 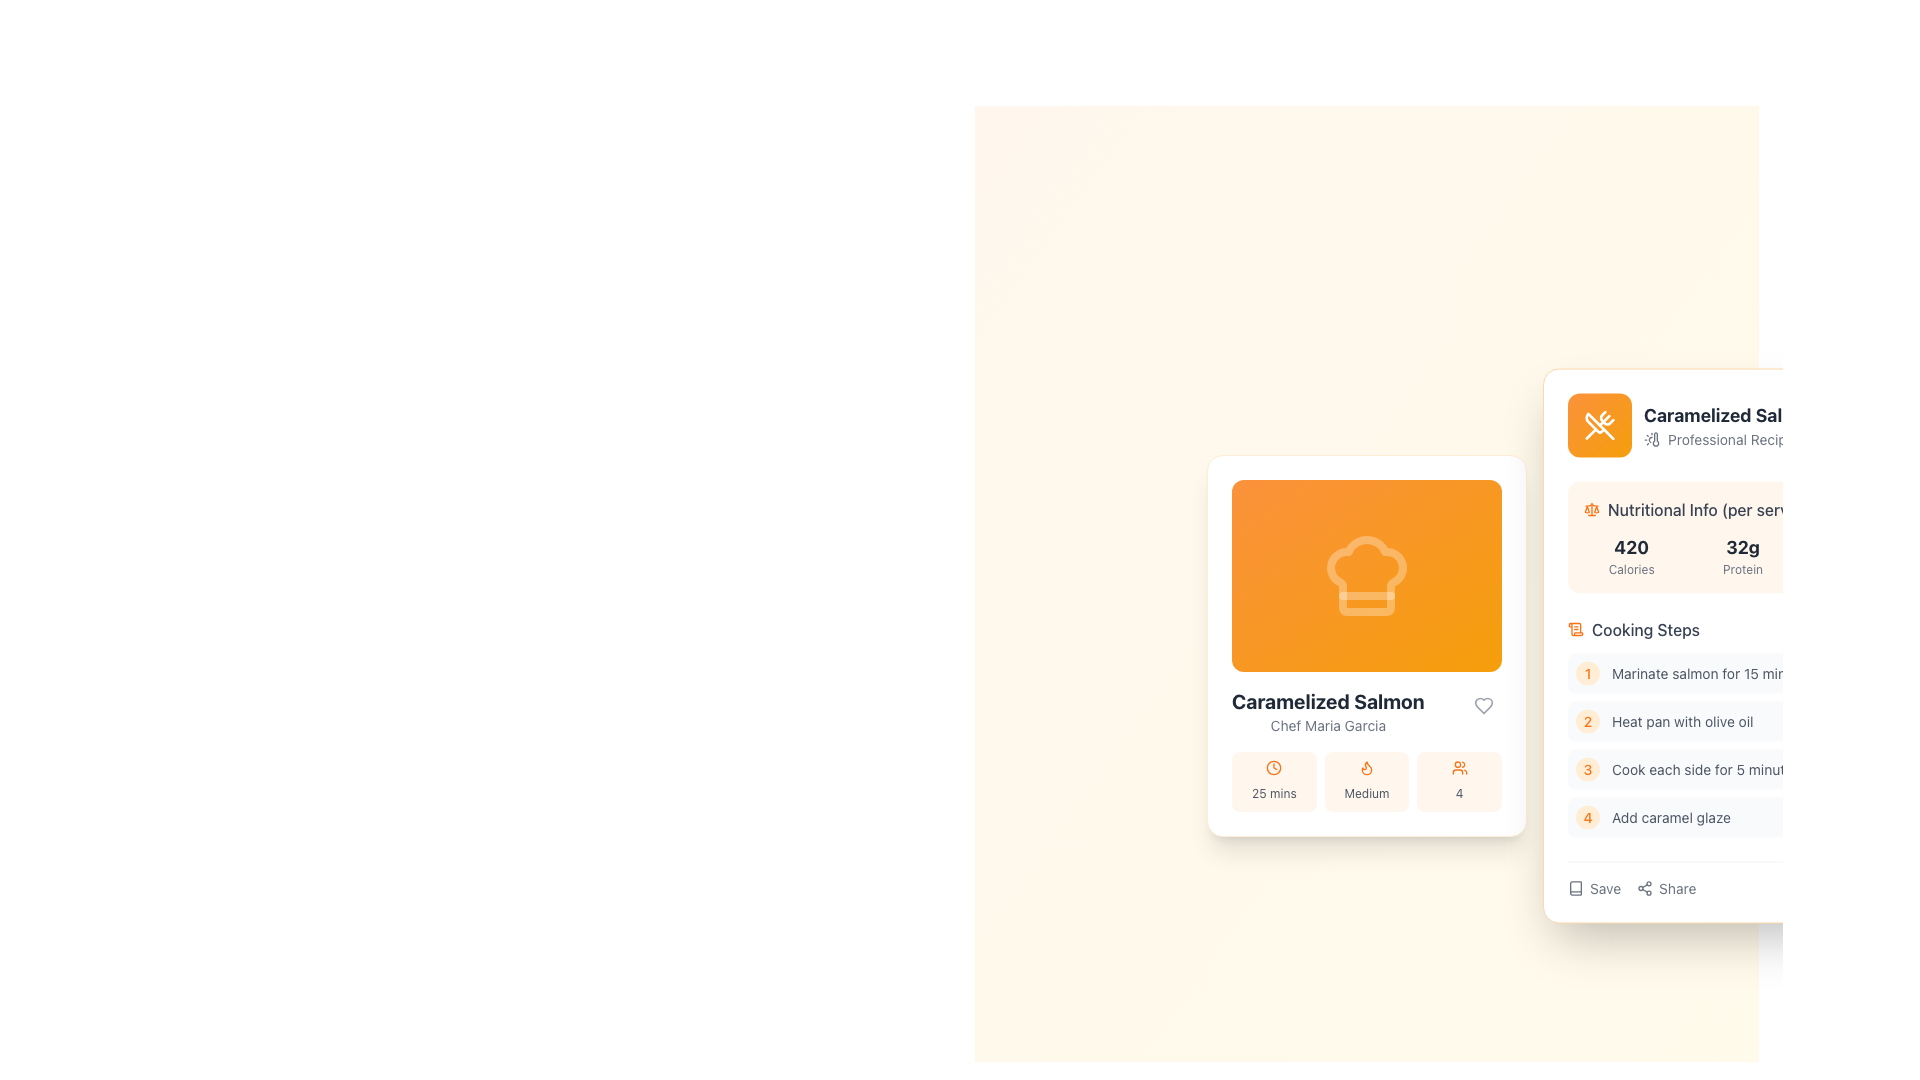 I want to click on the flame icon that signifies the cooking difficulty level, positioned above the 'Medium' label within a card-like component, so click(x=1366, y=766).